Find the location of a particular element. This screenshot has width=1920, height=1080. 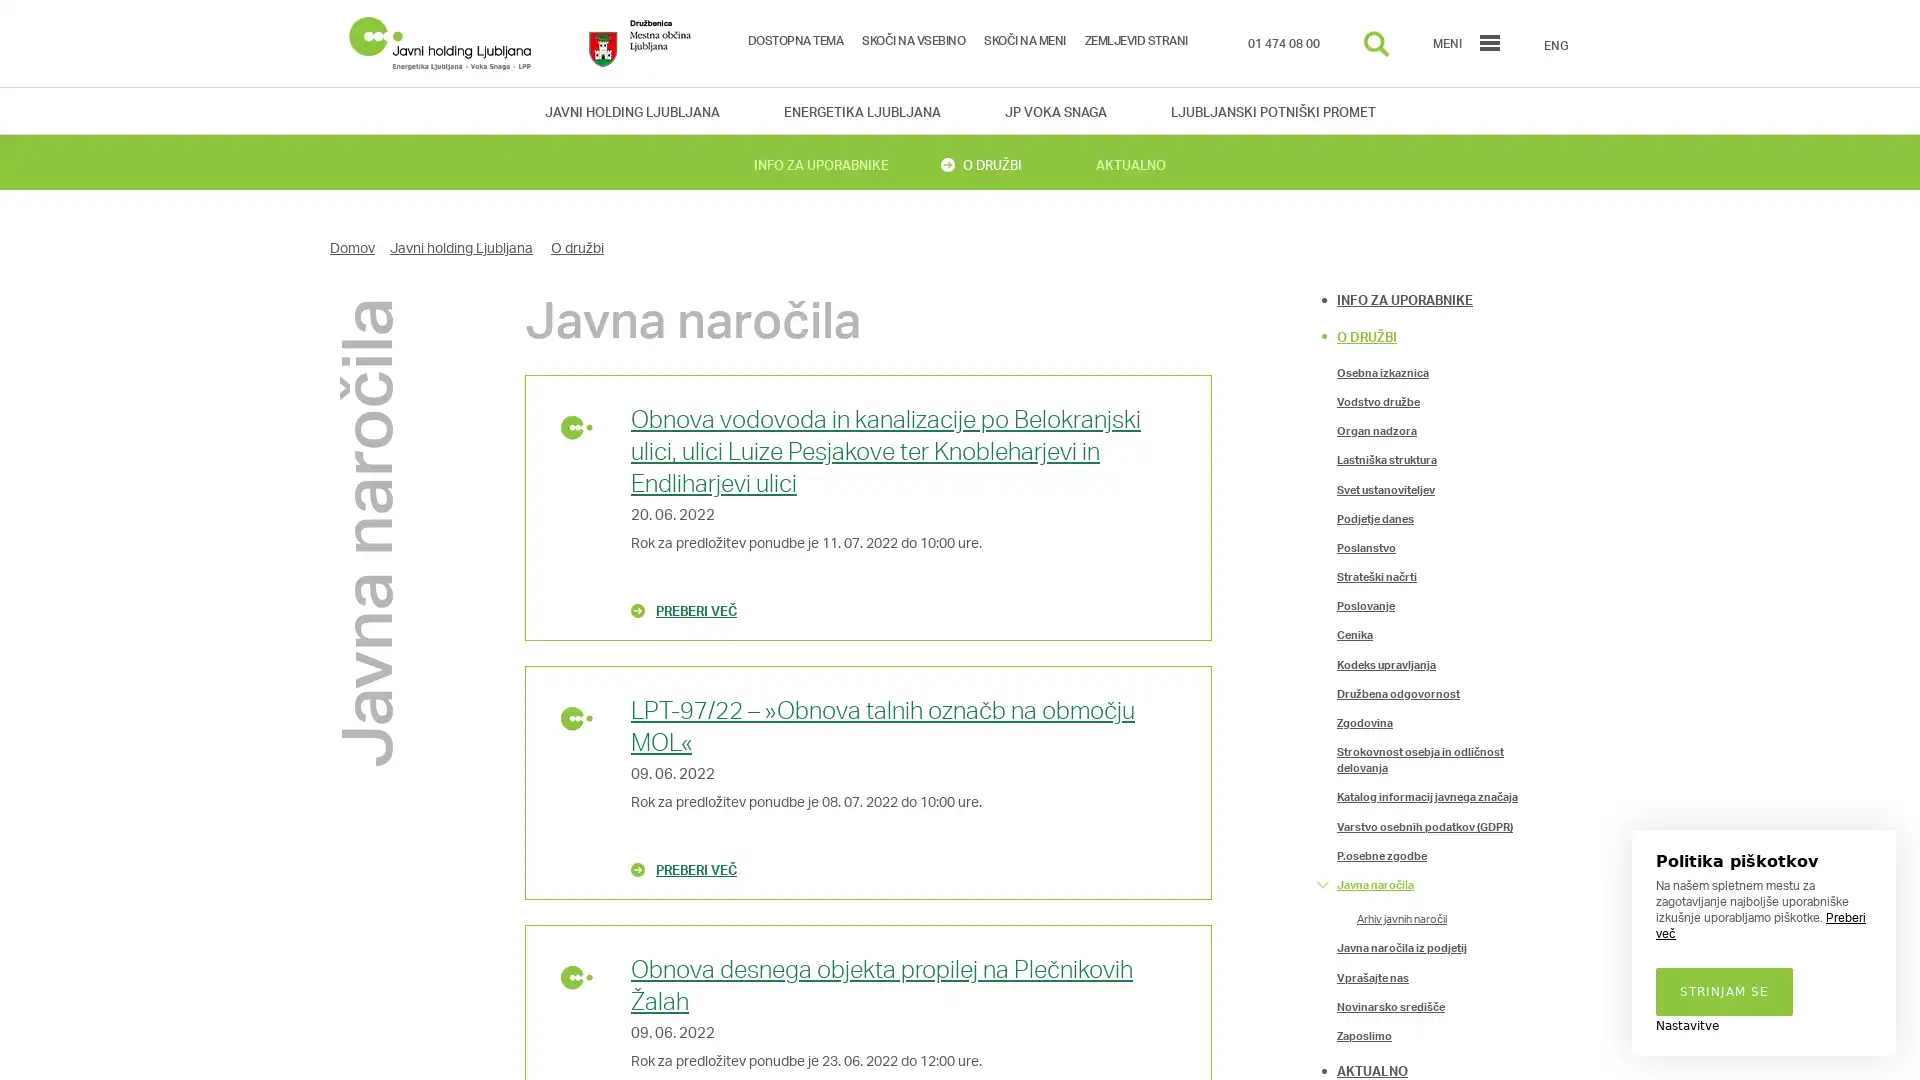

Razsiri meni is located at coordinates (1323, 947).